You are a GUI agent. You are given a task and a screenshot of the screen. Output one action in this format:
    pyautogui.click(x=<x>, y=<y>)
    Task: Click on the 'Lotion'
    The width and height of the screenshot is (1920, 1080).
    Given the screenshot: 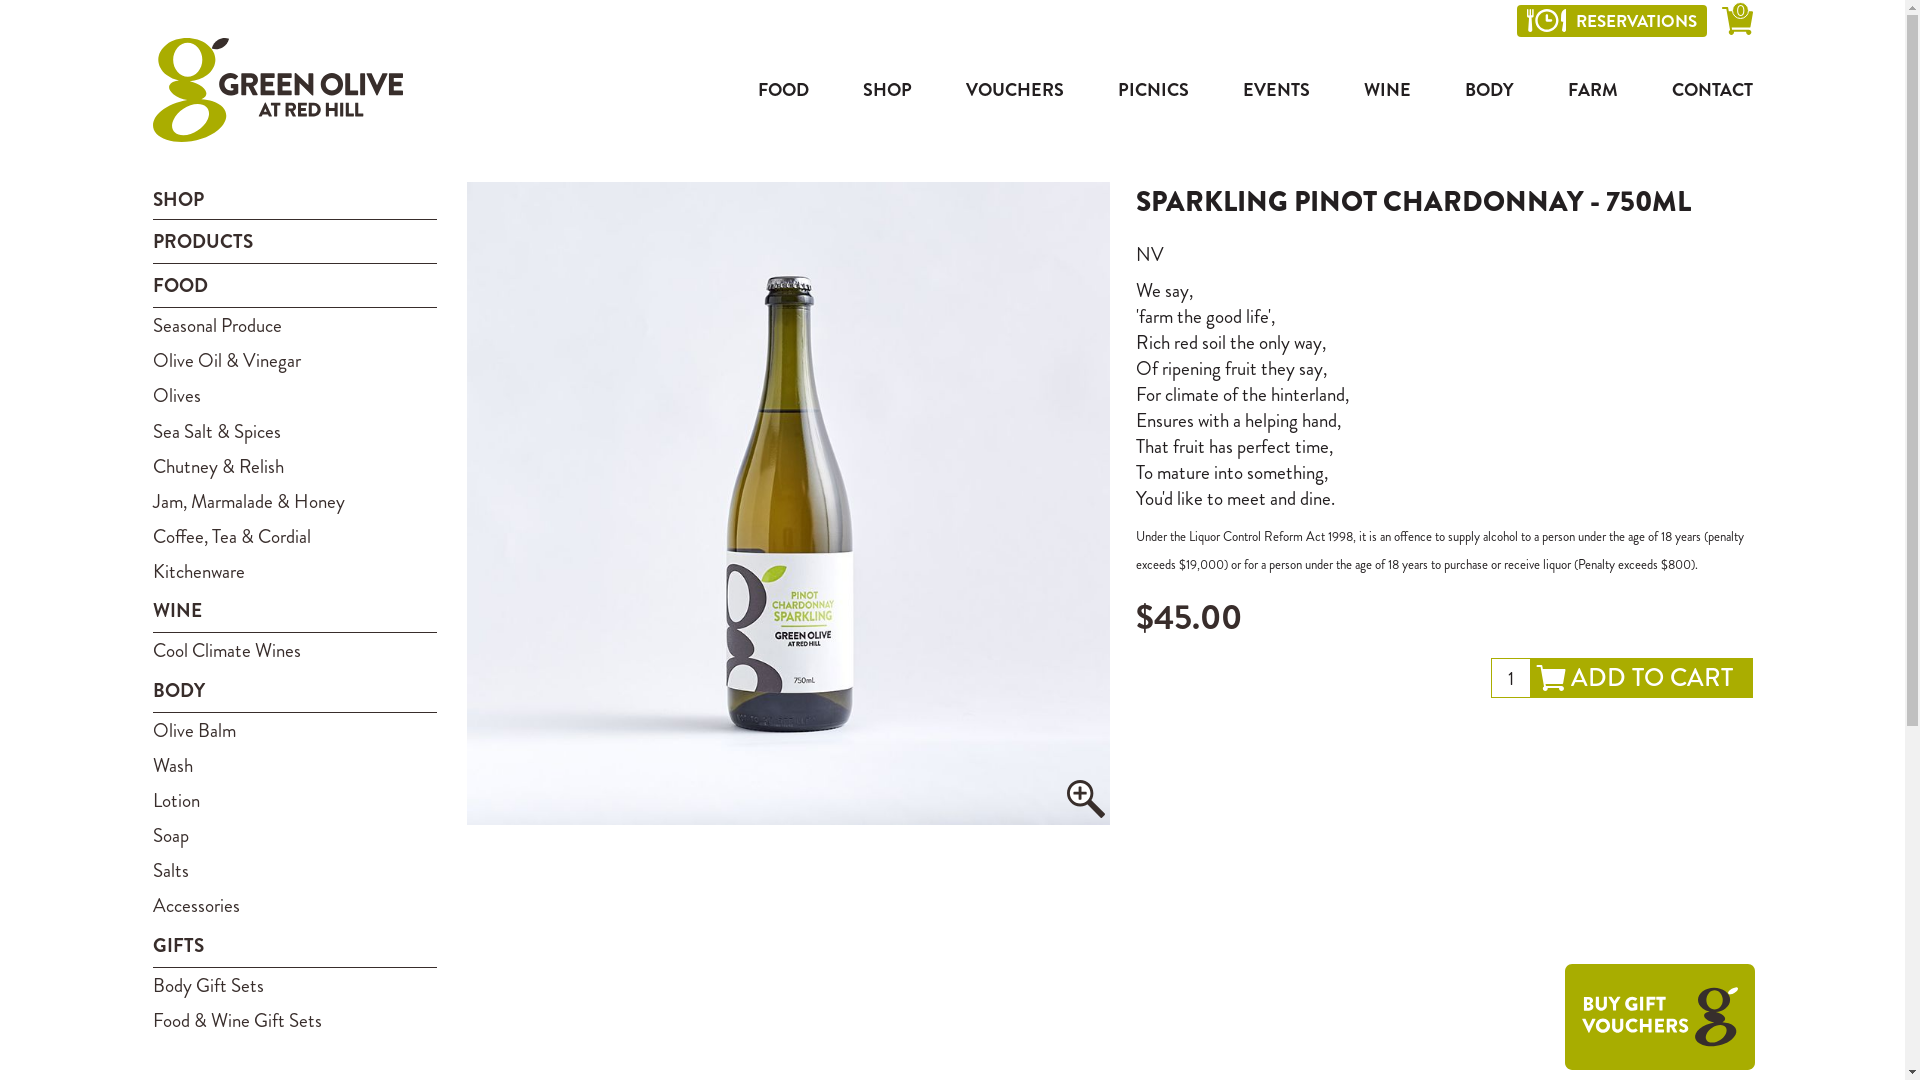 What is the action you would take?
    pyautogui.click(x=293, y=799)
    